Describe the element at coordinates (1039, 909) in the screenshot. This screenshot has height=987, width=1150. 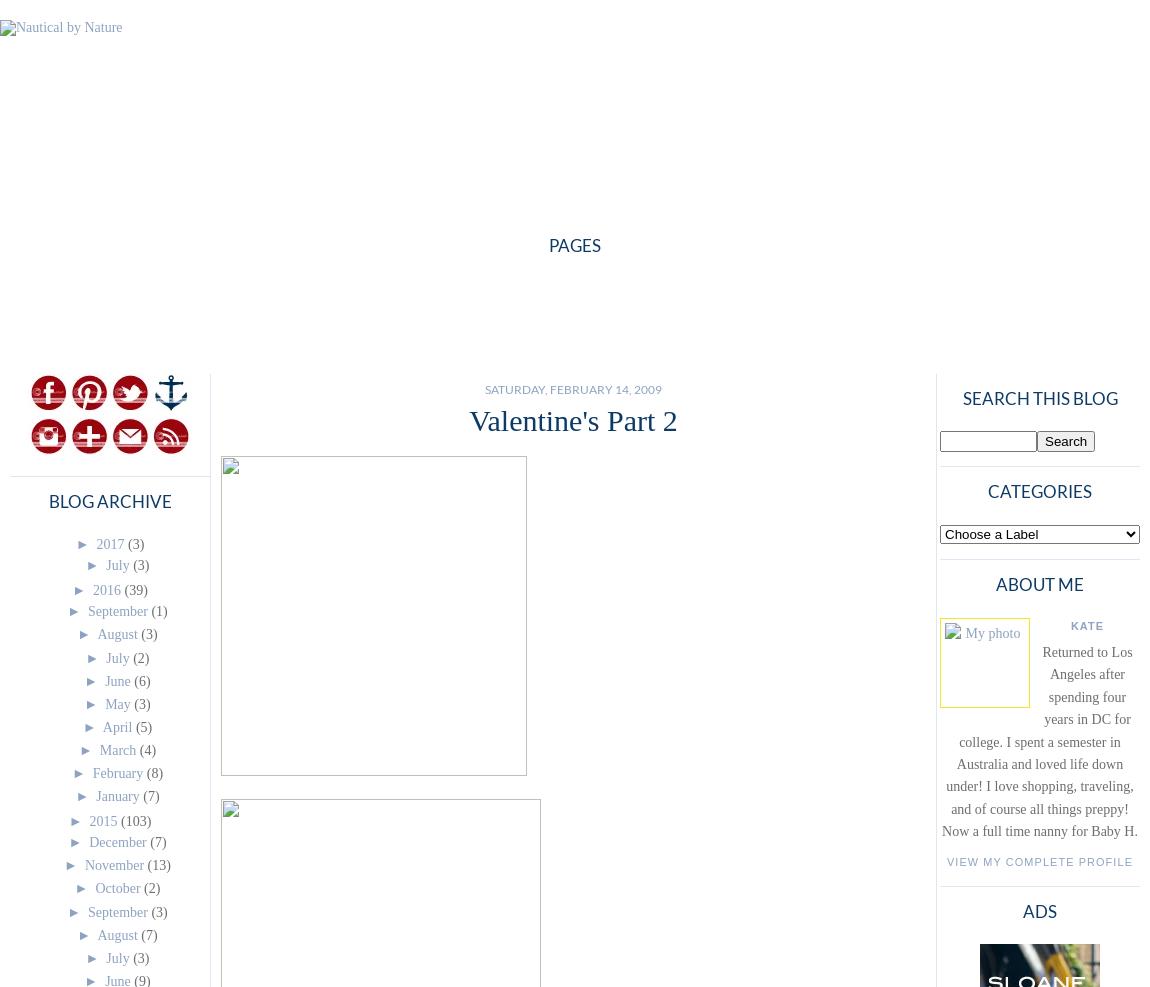
I see `'Ads'` at that location.